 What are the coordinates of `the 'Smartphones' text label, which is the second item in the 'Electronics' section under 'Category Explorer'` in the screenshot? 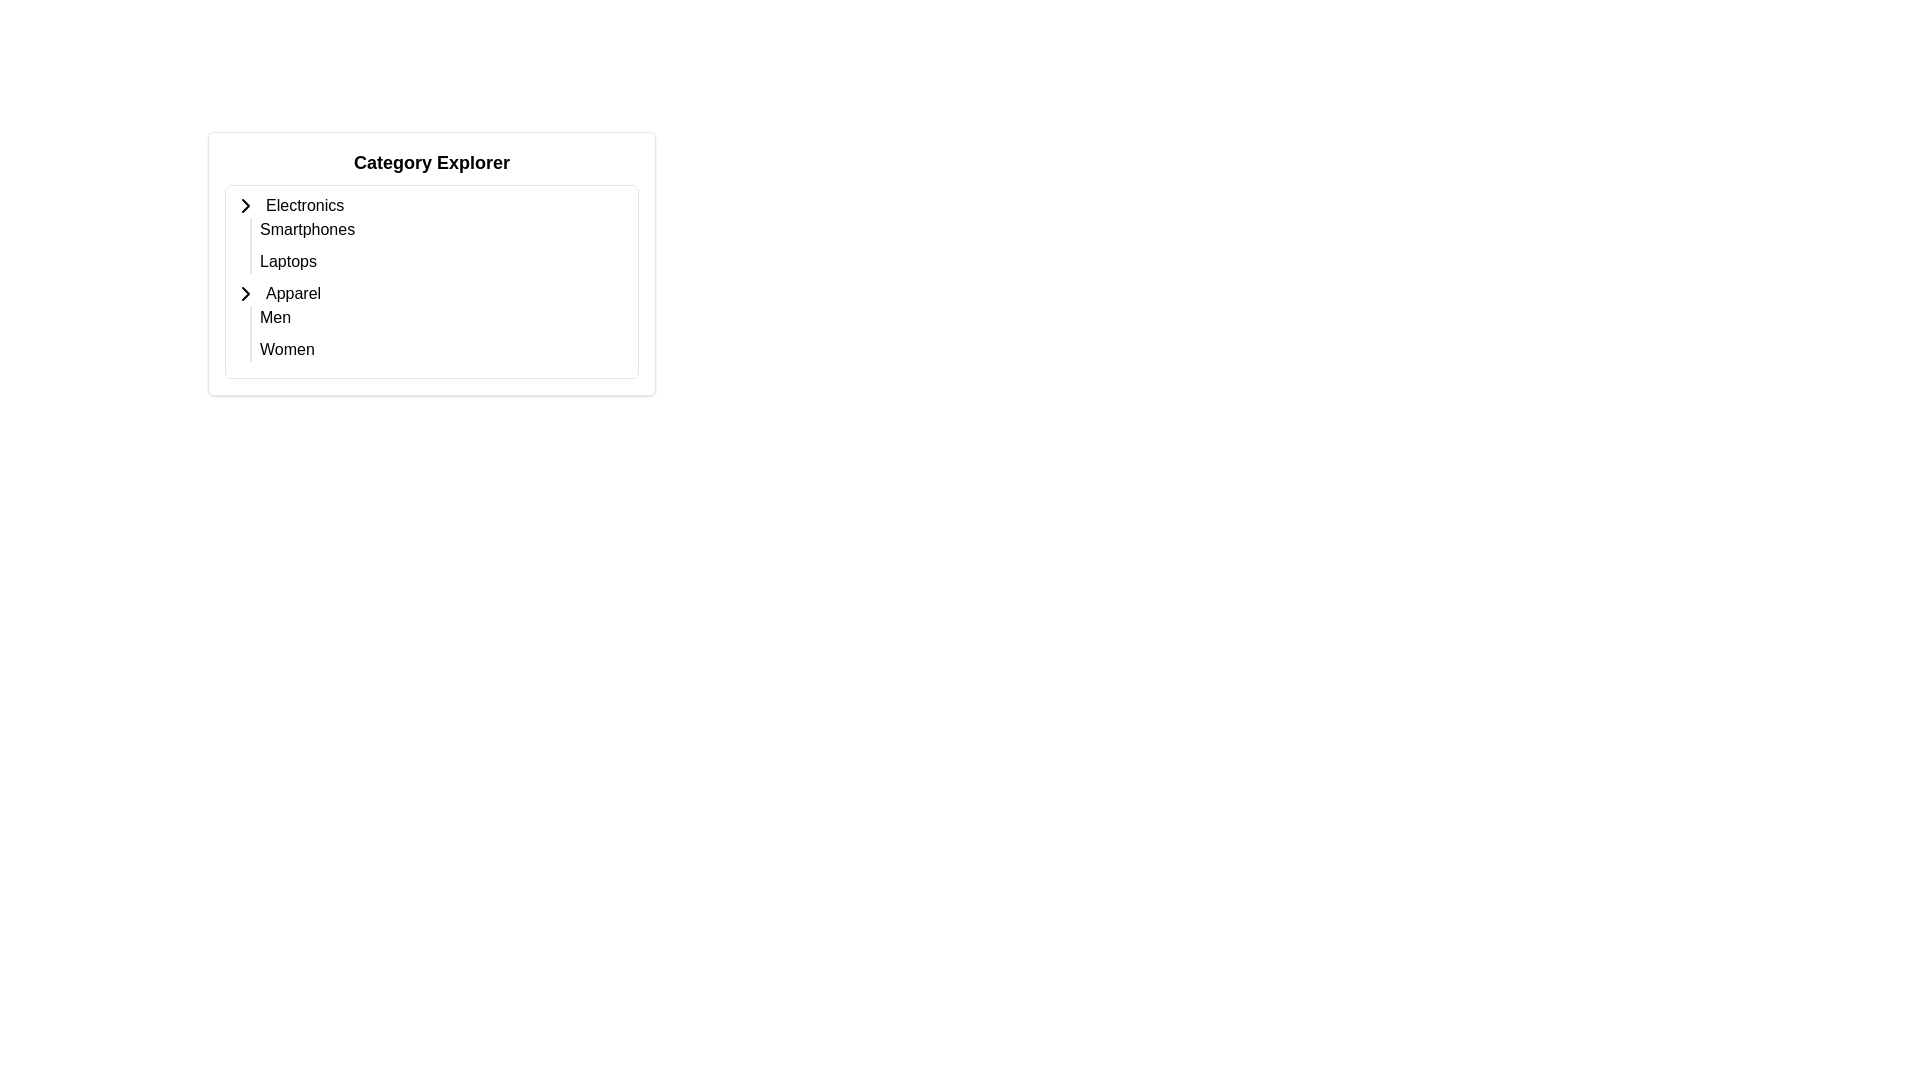 It's located at (306, 229).